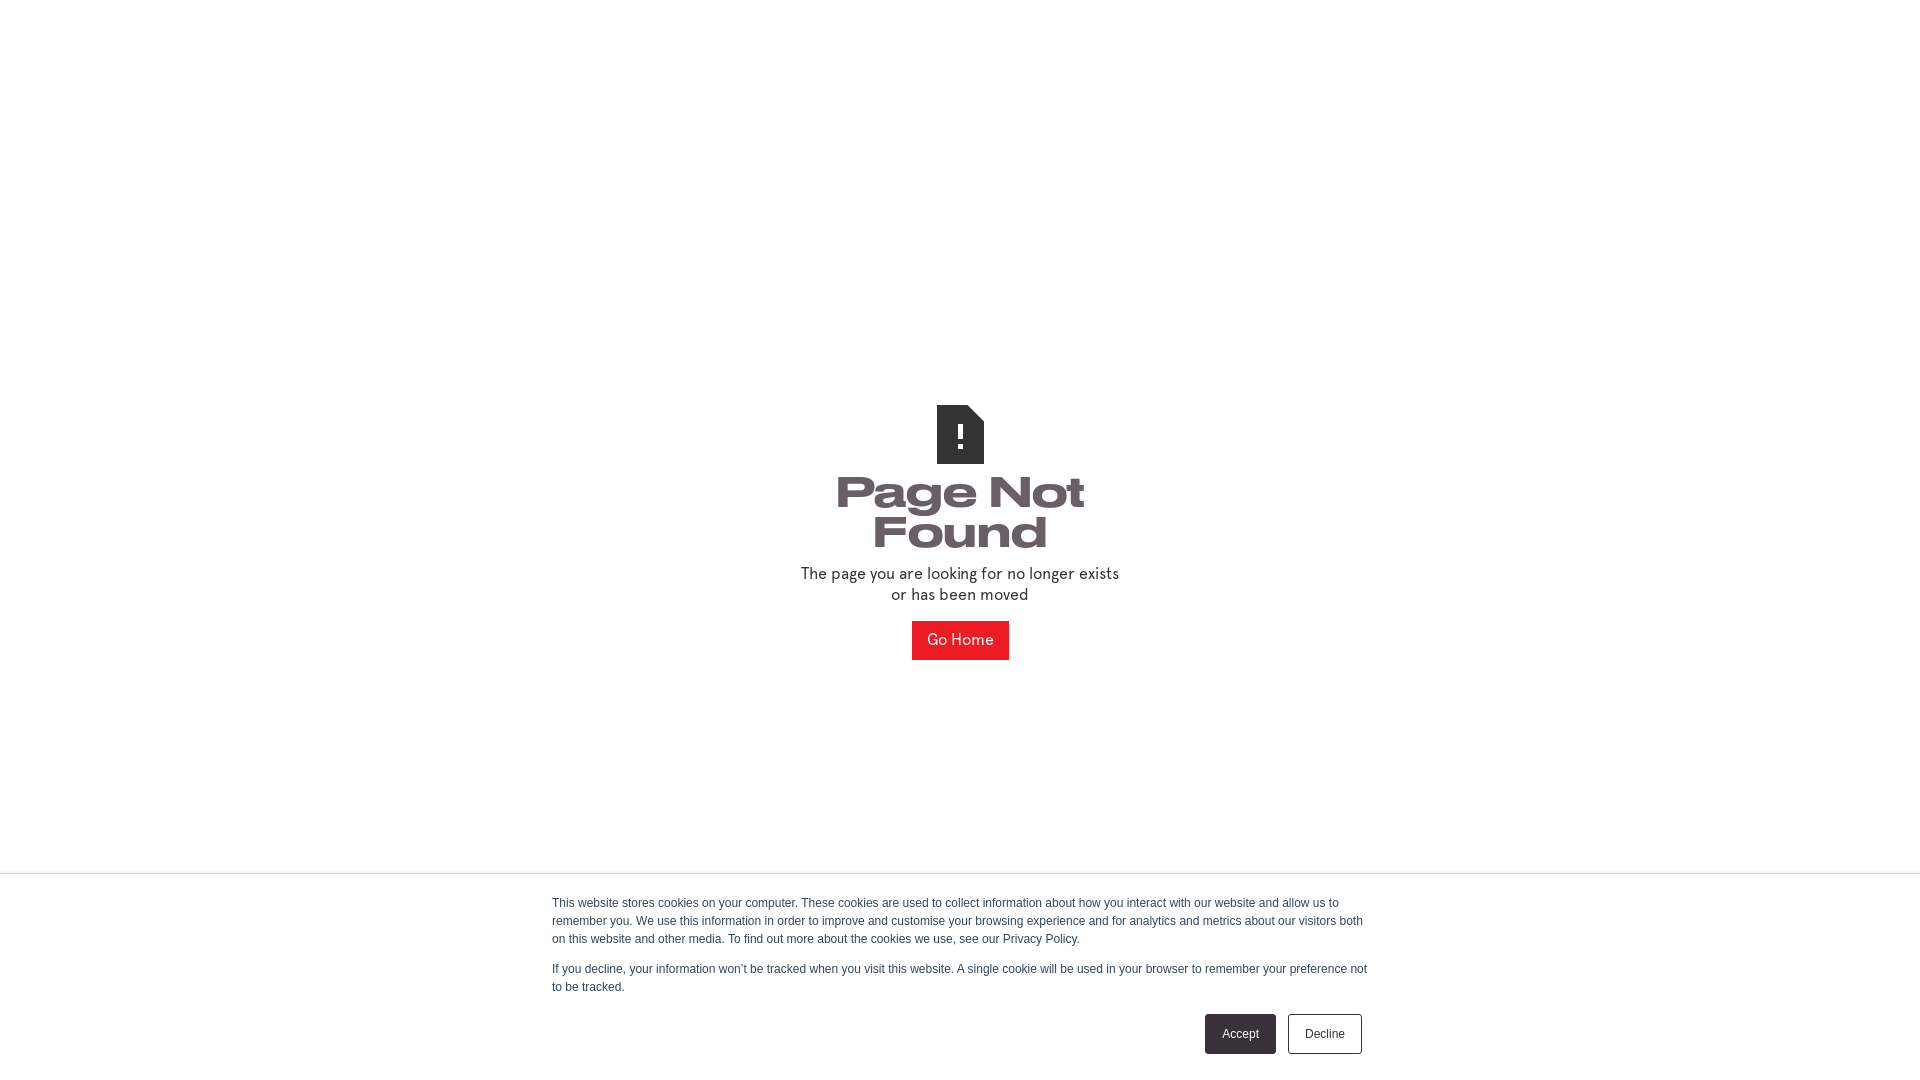 The image size is (1920, 1080). What do you see at coordinates (1239, 1033) in the screenshot?
I see `'Accept'` at bounding box center [1239, 1033].